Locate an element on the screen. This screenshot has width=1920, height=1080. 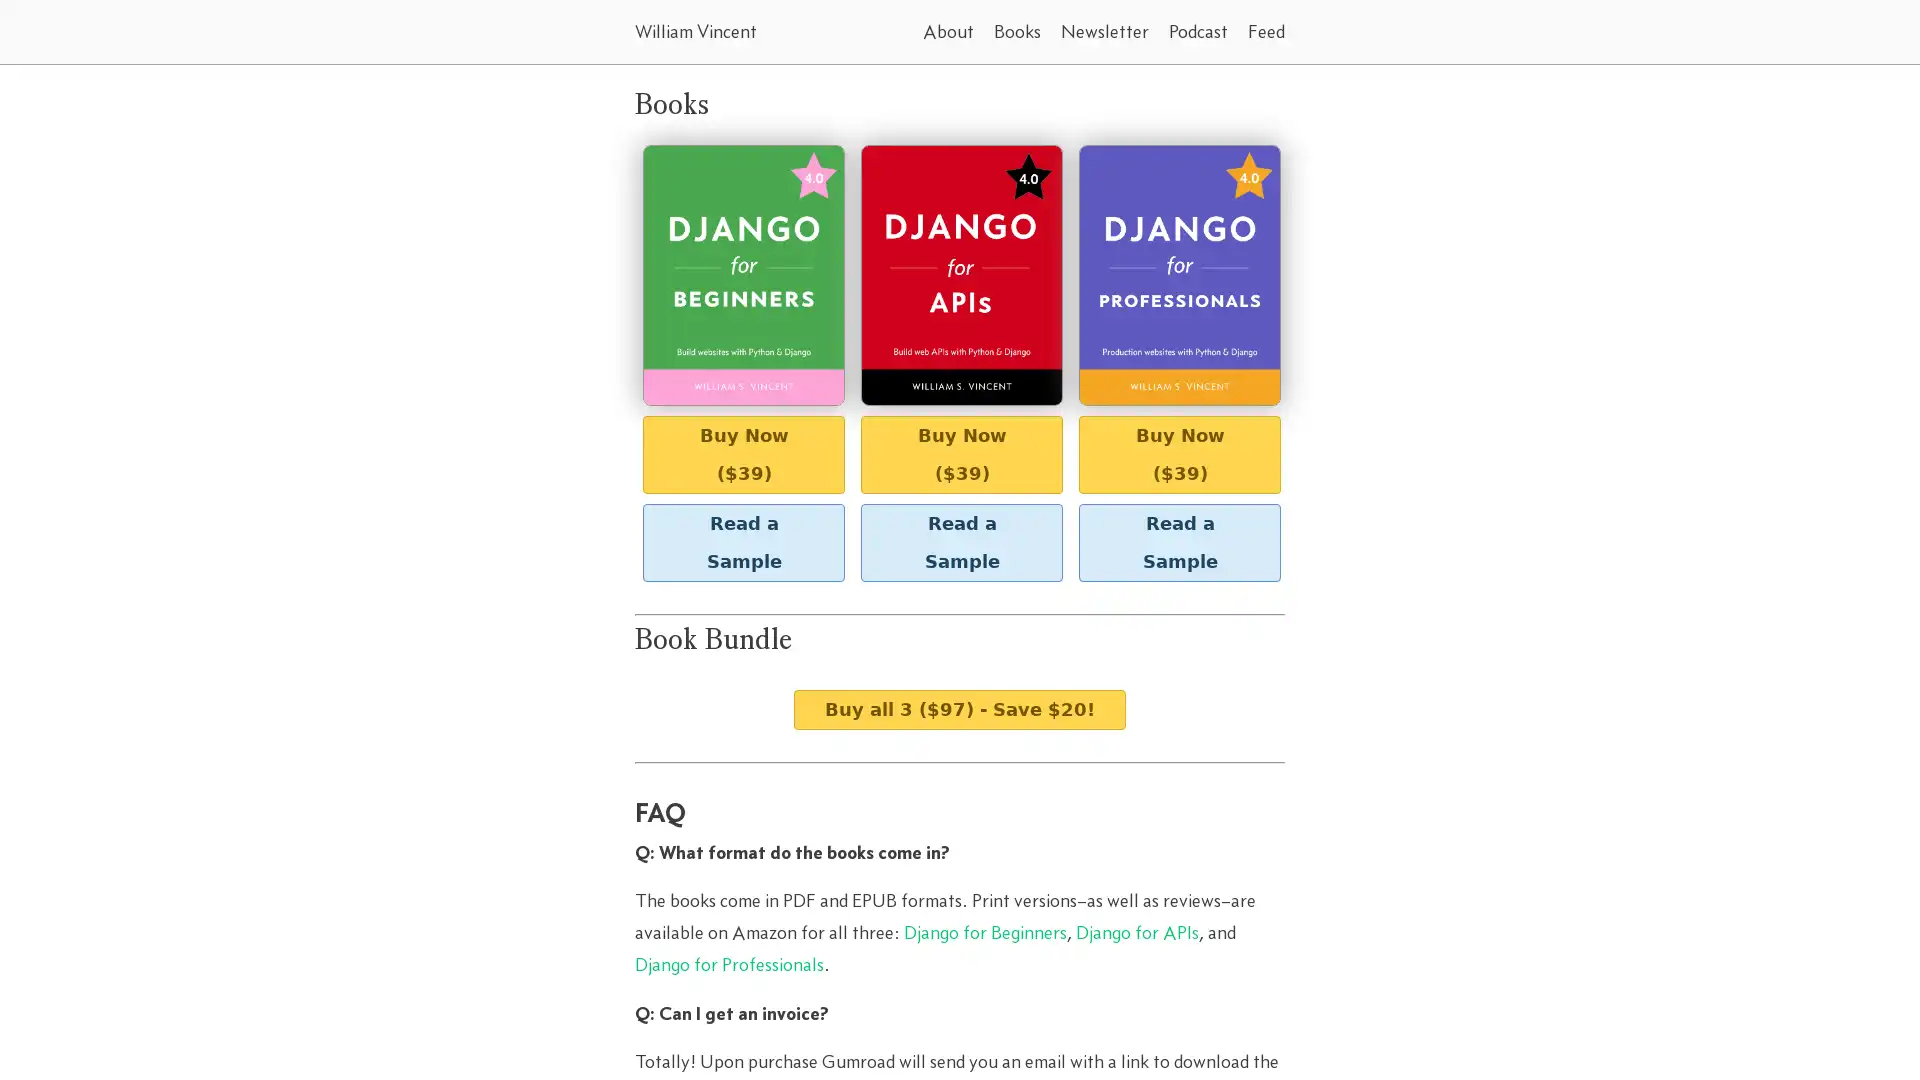
Buy Now ($39) is located at coordinates (1180, 454).